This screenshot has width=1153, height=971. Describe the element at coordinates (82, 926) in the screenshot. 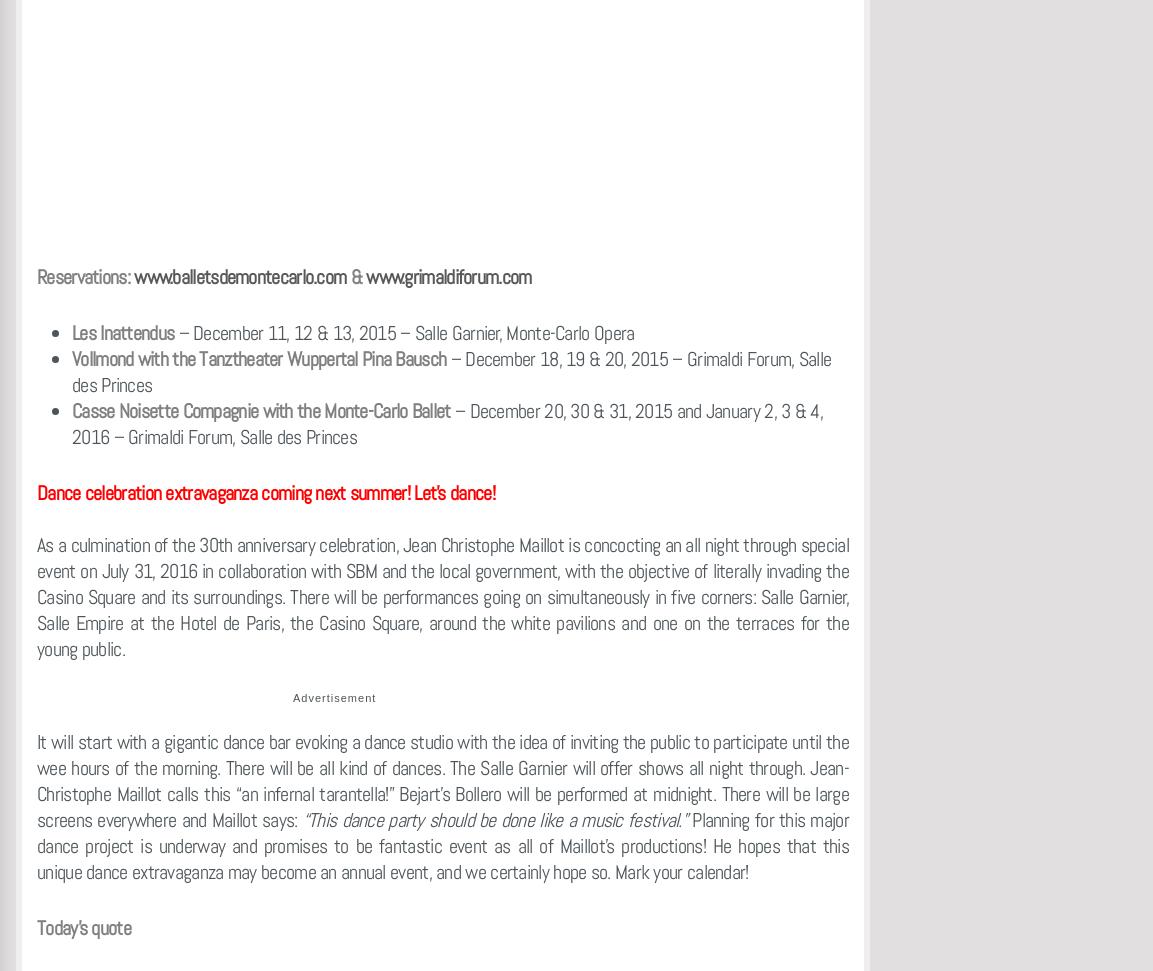

I see `'Today’s quote'` at that location.